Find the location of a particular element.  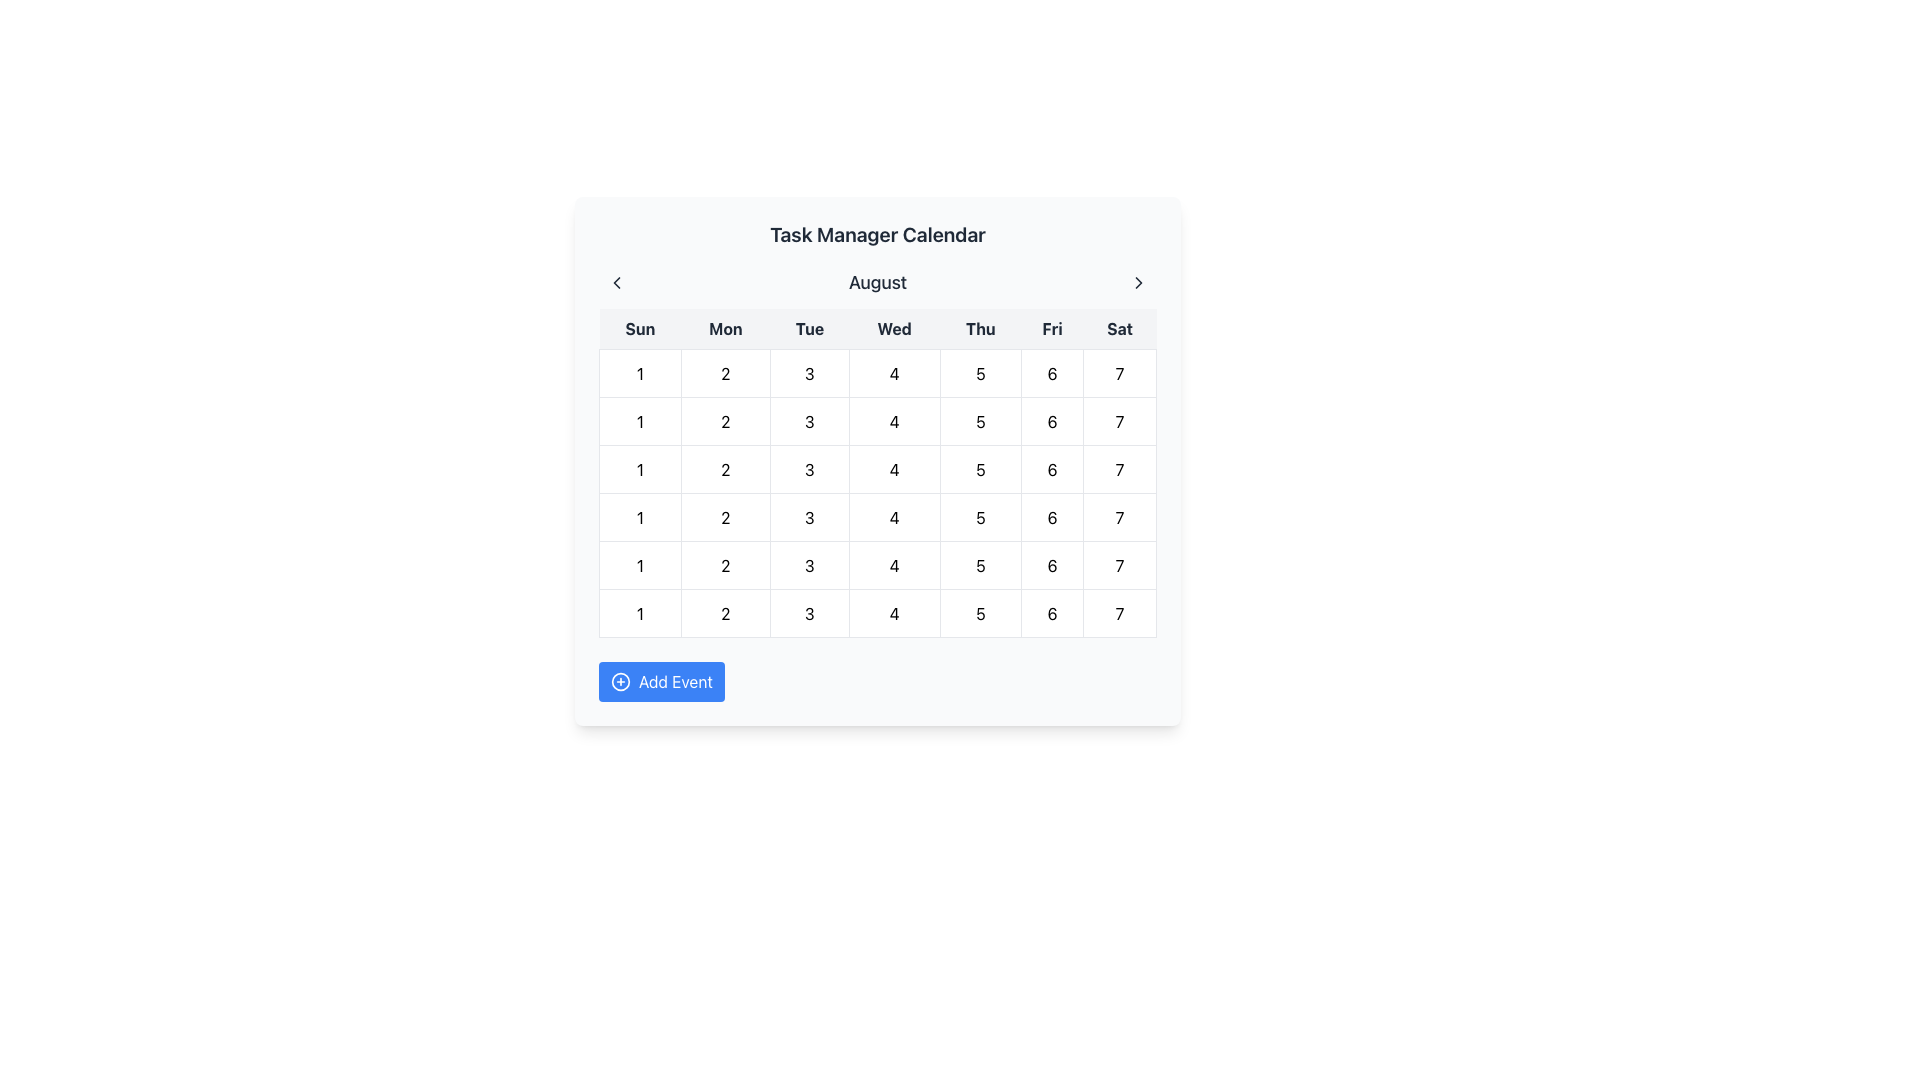

the static text element displaying the calendar date for the 7th day of the month located under the 'Sat' header in the calendar grid is located at coordinates (1120, 373).